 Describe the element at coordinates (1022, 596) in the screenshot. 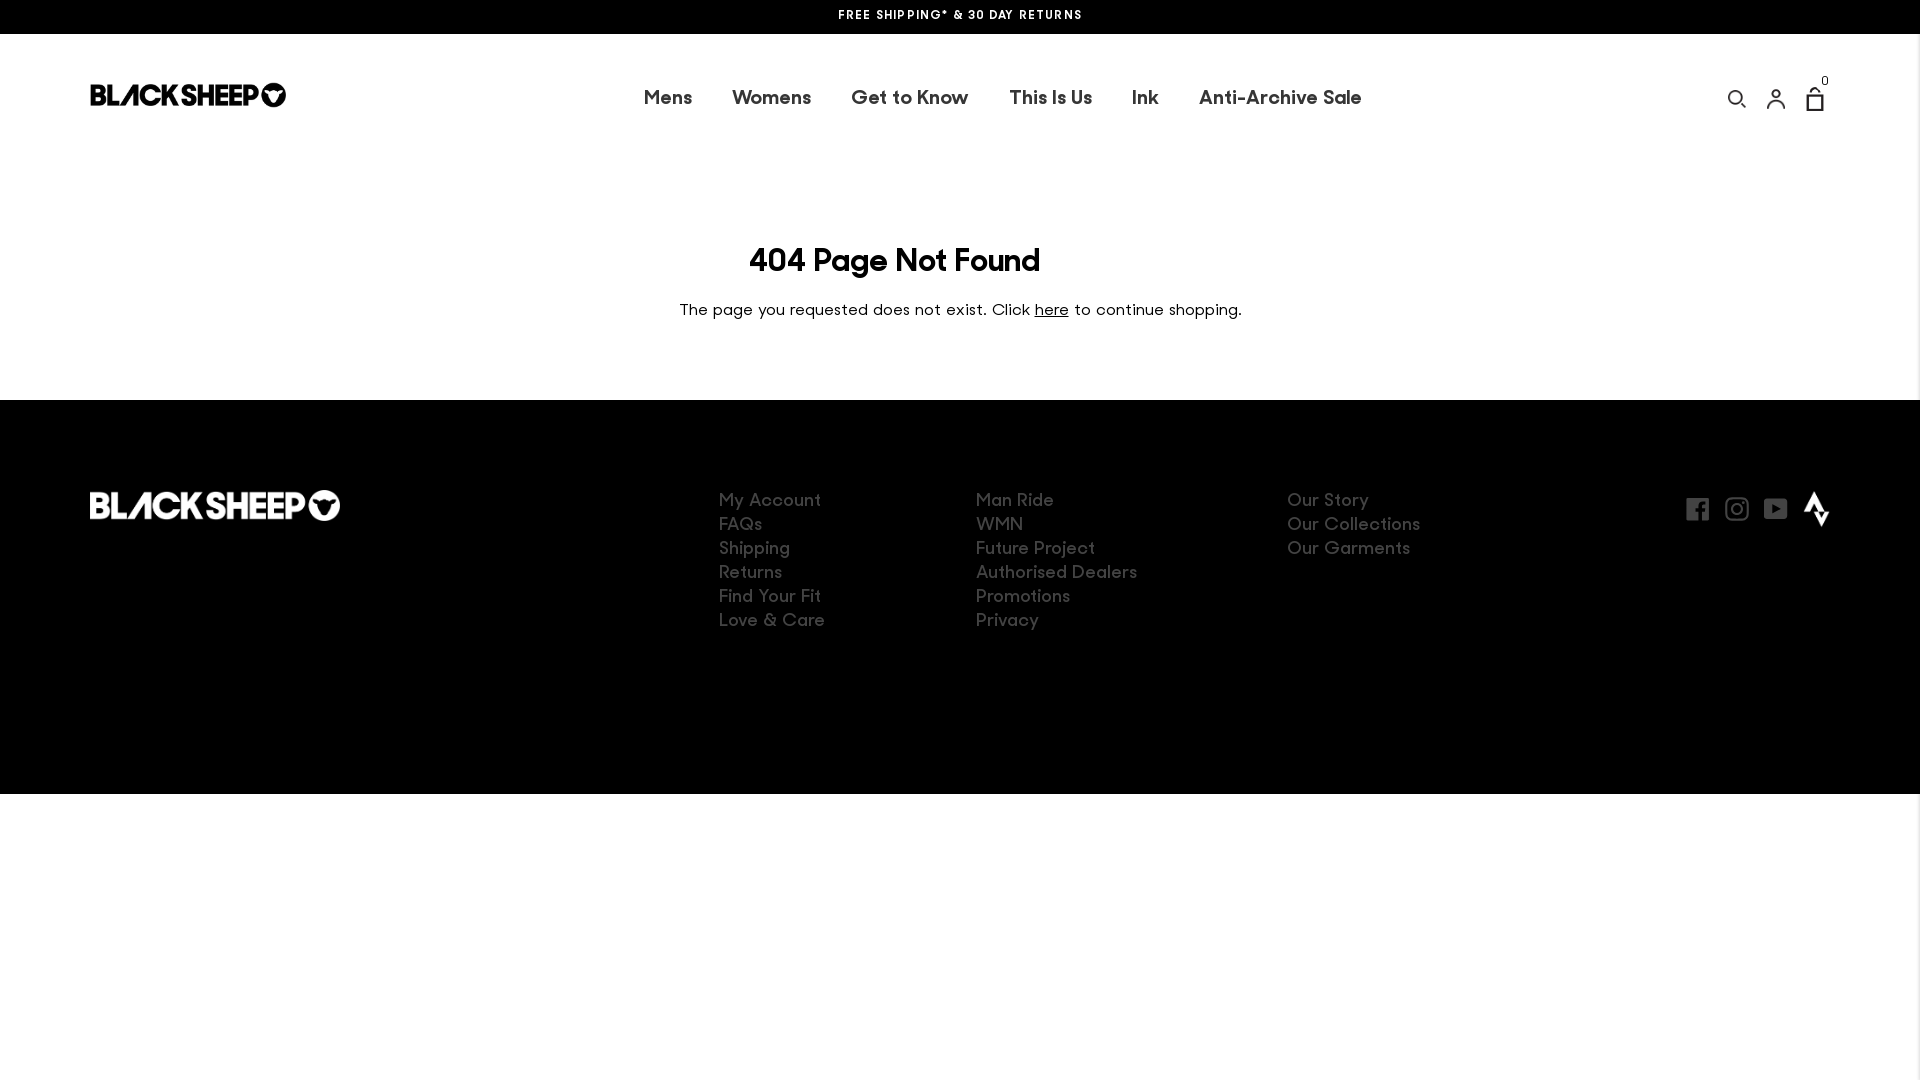

I see `'Promotions'` at that location.